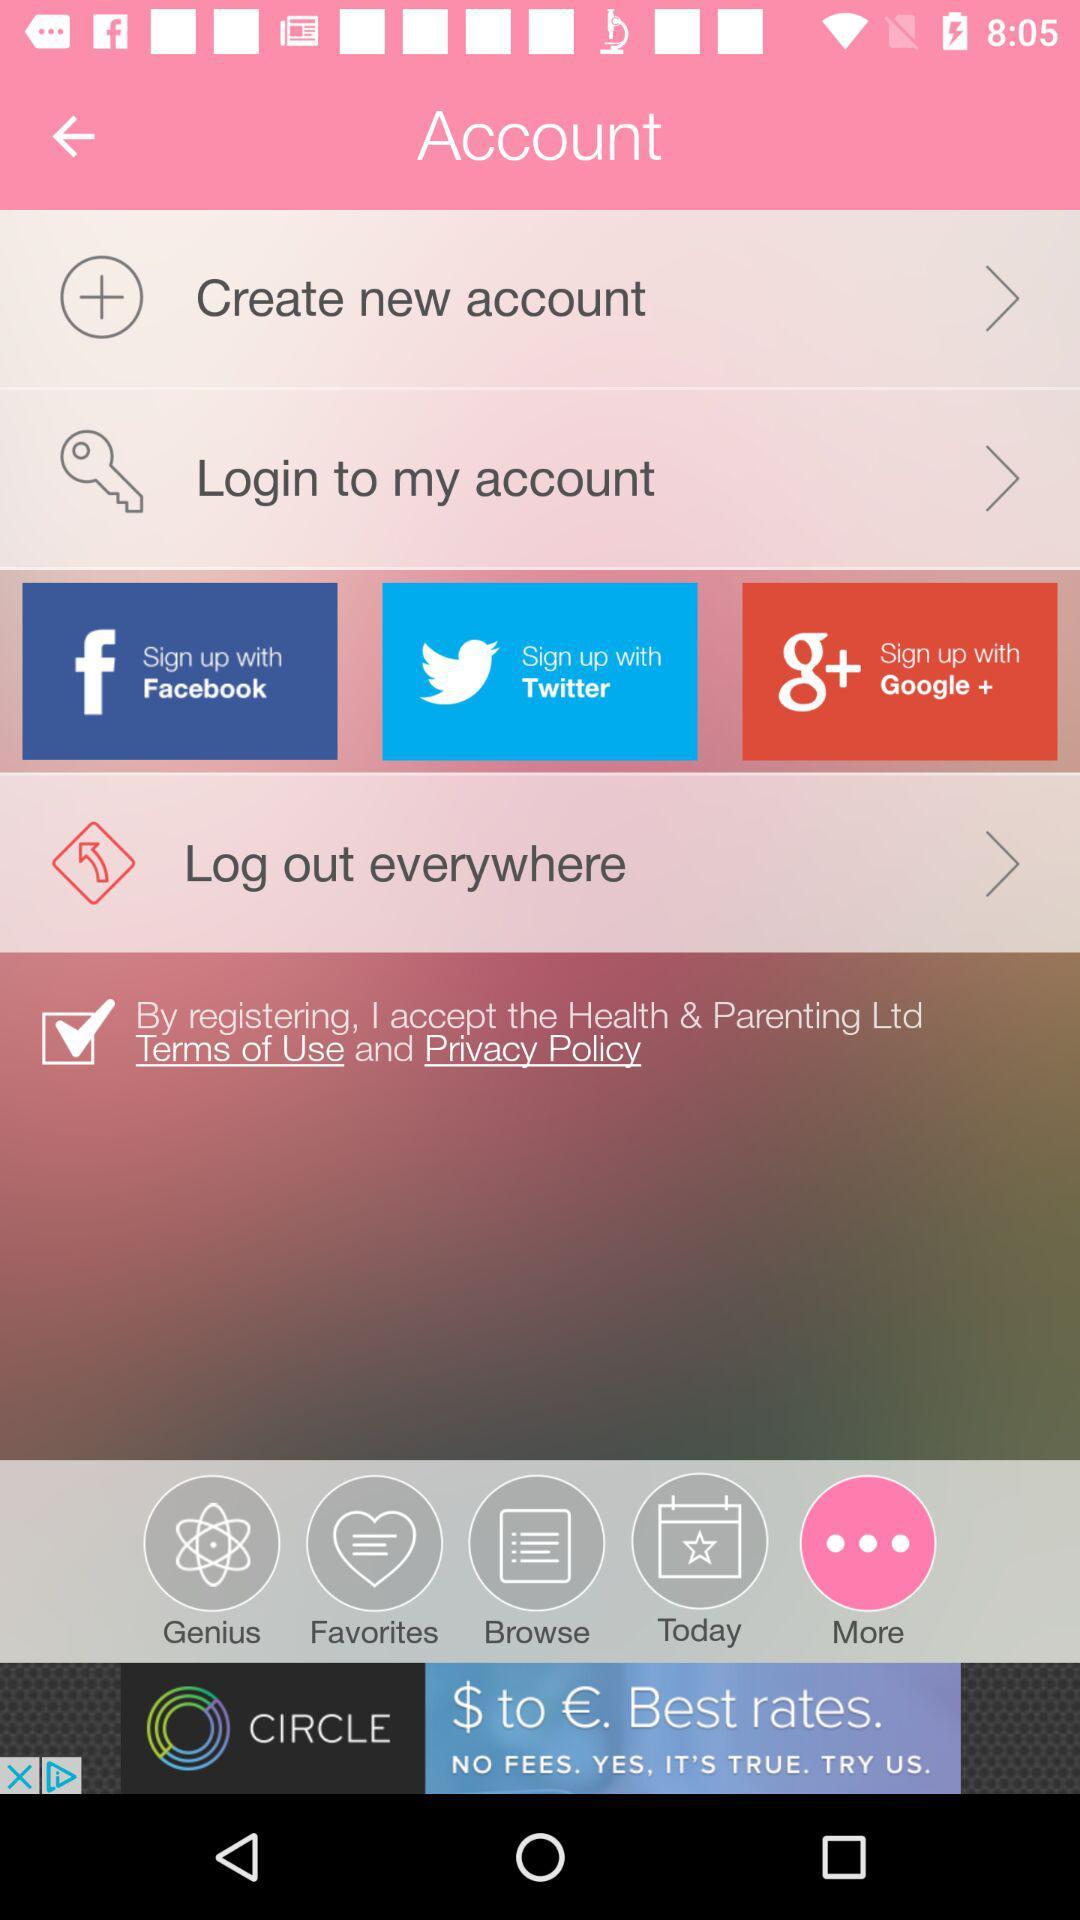 The width and height of the screenshot is (1080, 1920). I want to click on open advertisement, so click(540, 1727).